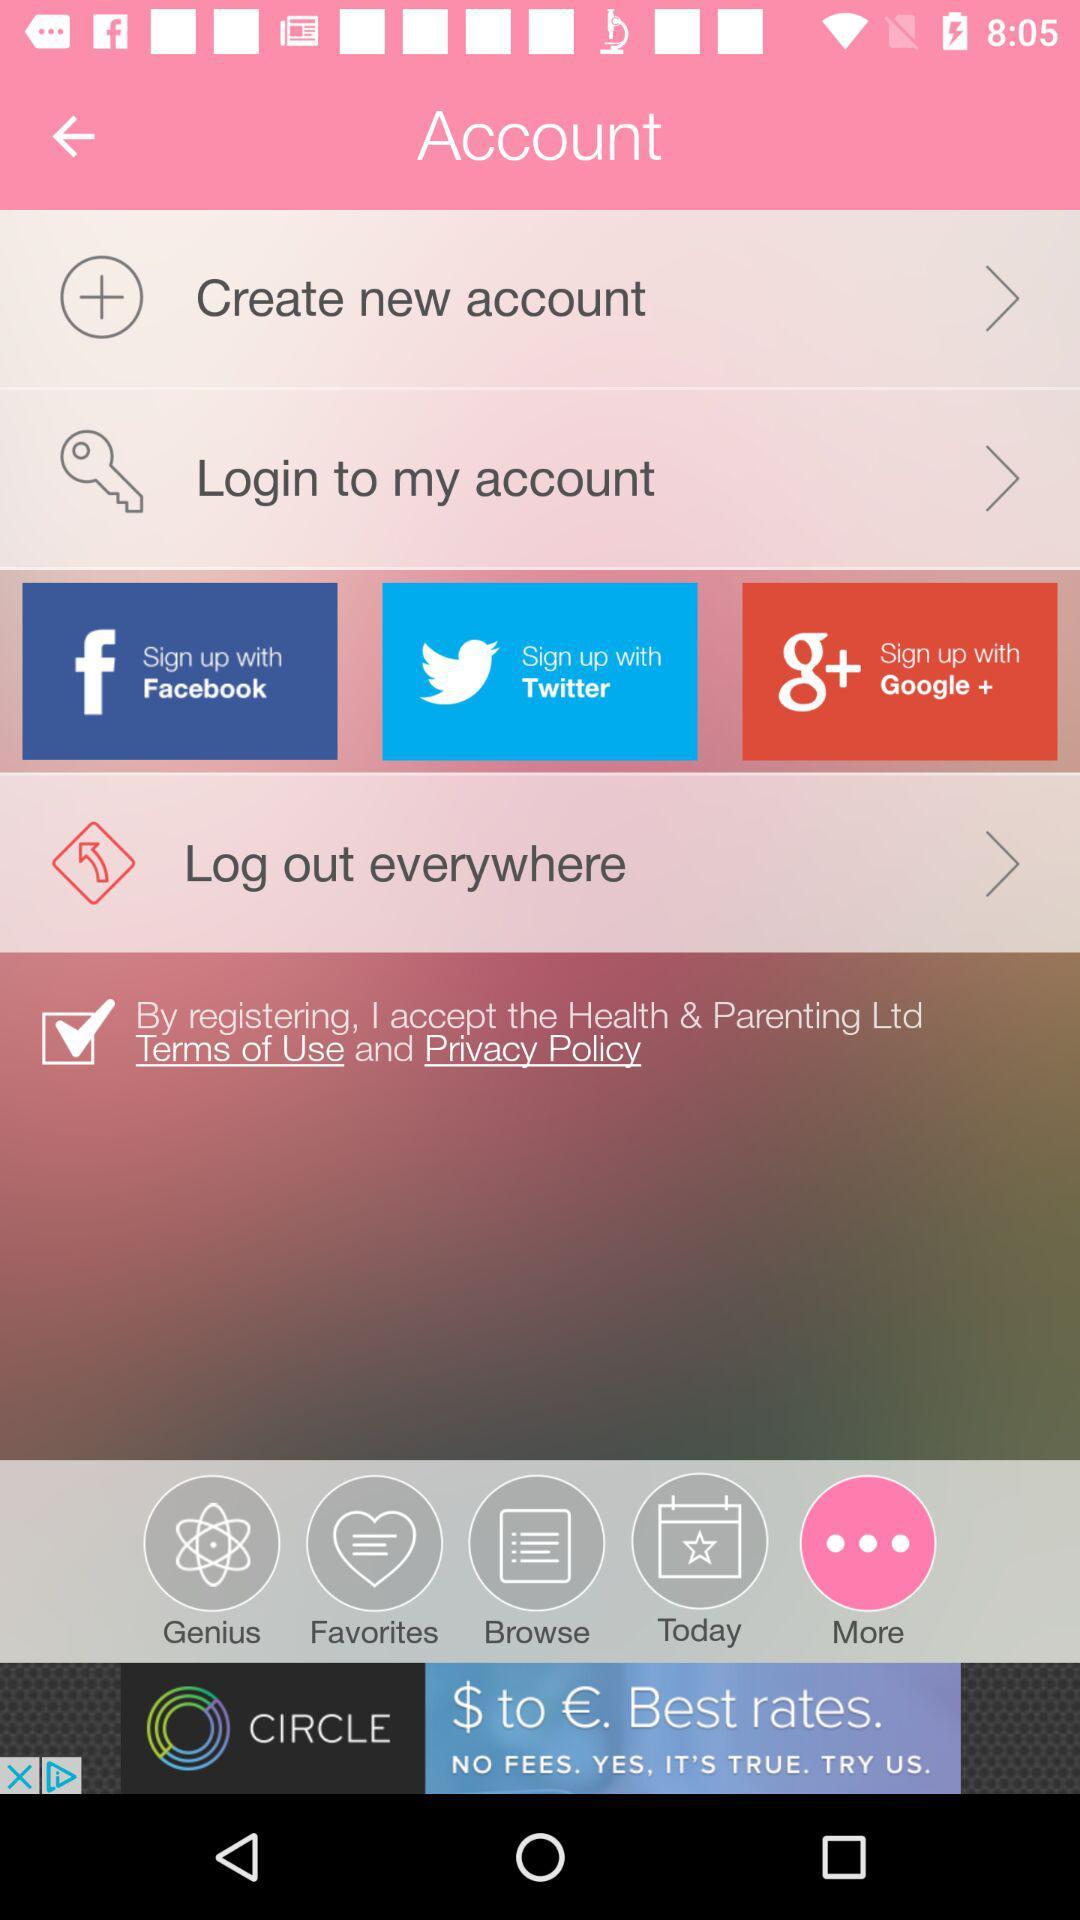 The width and height of the screenshot is (1080, 1920). I want to click on open advertisement, so click(540, 1727).